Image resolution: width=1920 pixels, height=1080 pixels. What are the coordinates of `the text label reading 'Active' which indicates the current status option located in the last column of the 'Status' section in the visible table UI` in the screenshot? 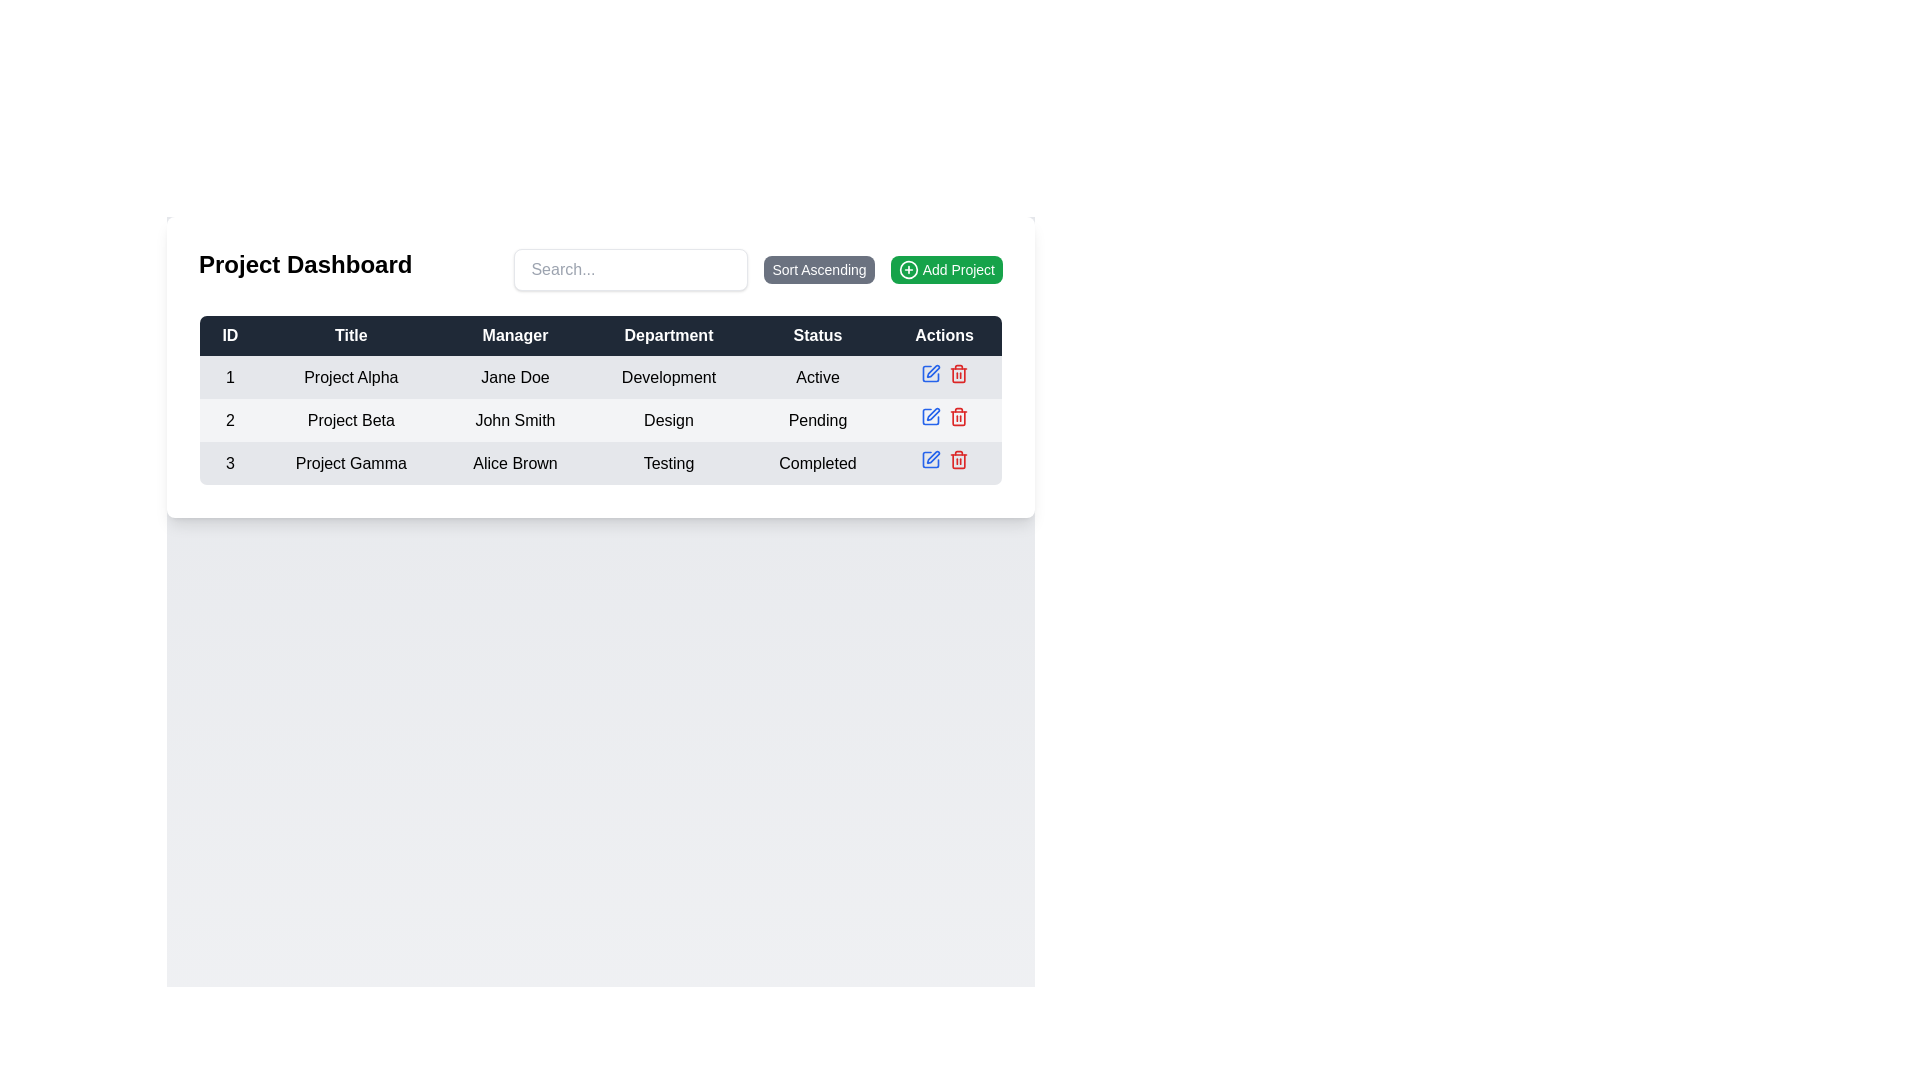 It's located at (817, 377).